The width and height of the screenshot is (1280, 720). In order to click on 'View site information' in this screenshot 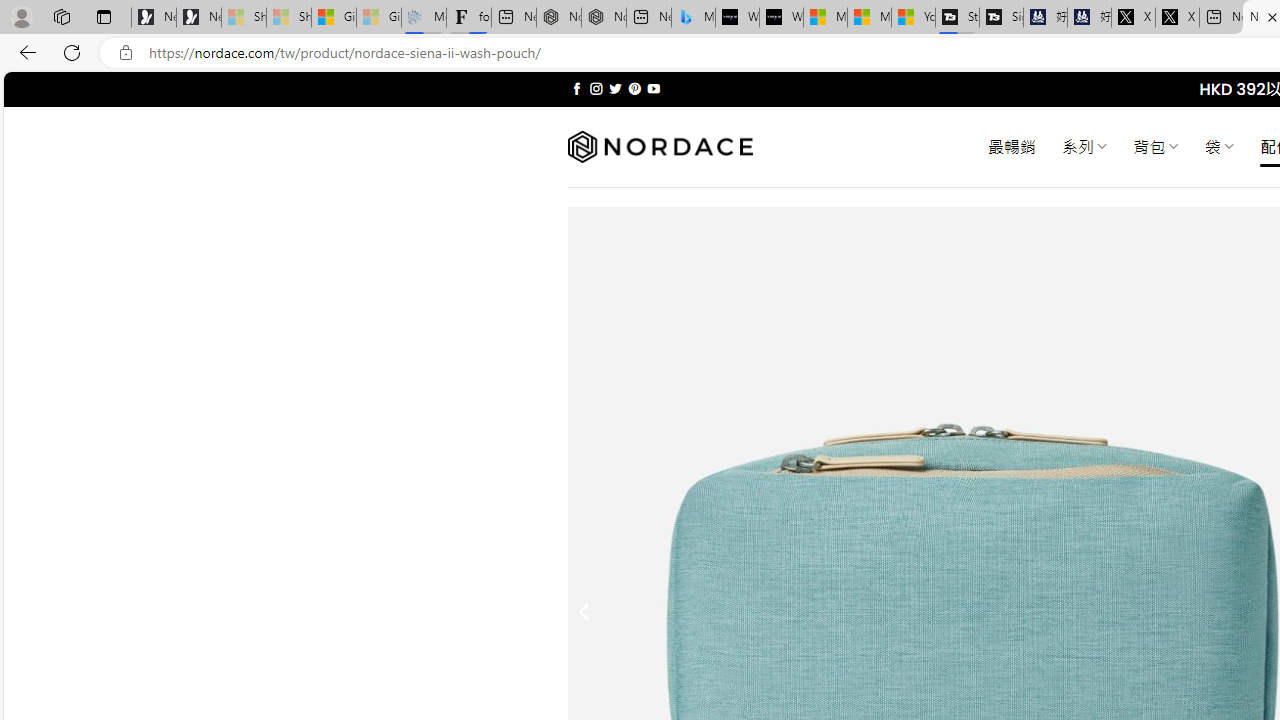, I will do `click(125, 52)`.